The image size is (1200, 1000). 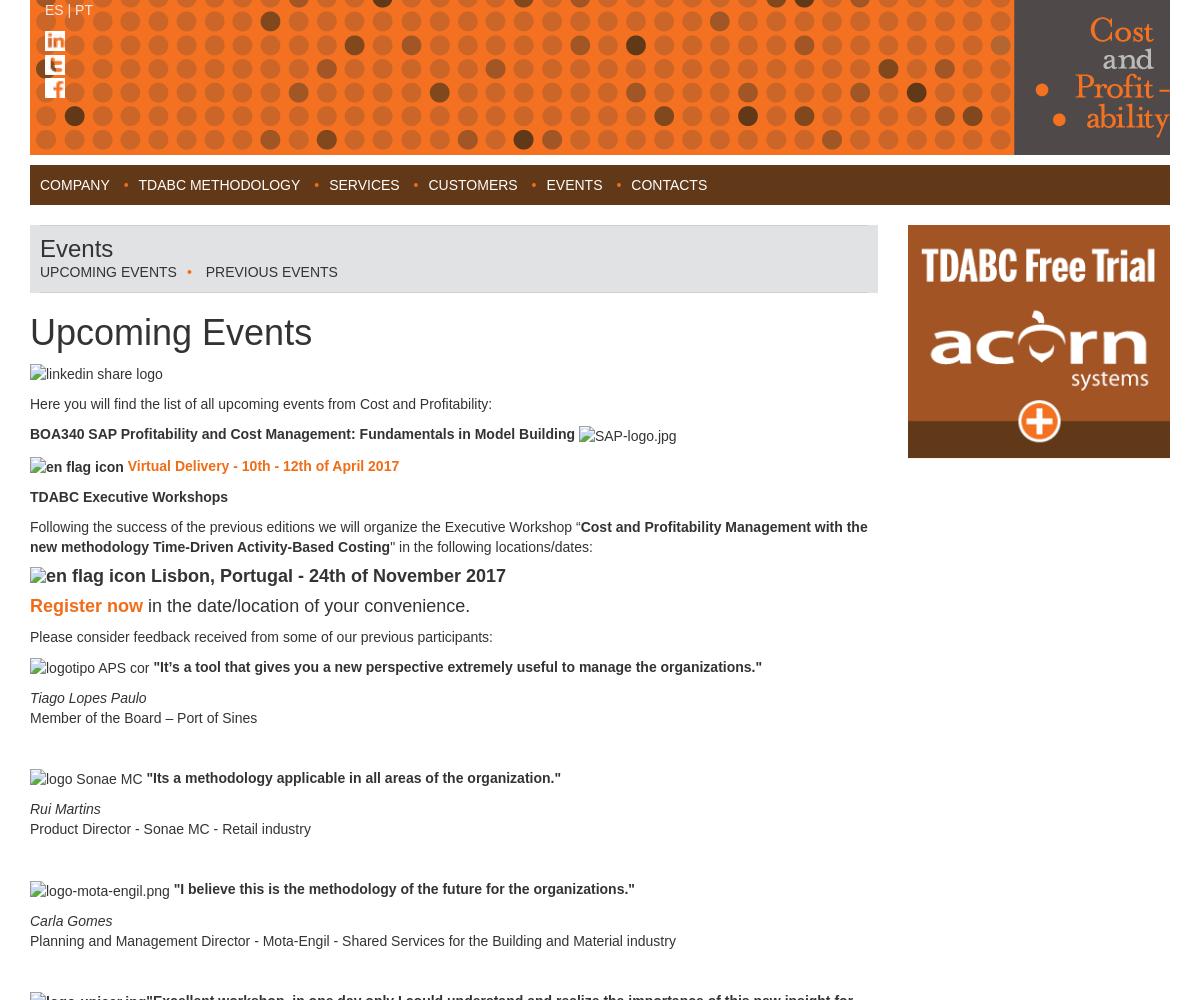 What do you see at coordinates (87, 697) in the screenshot?
I see `'Tiago Lopes Paulo'` at bounding box center [87, 697].